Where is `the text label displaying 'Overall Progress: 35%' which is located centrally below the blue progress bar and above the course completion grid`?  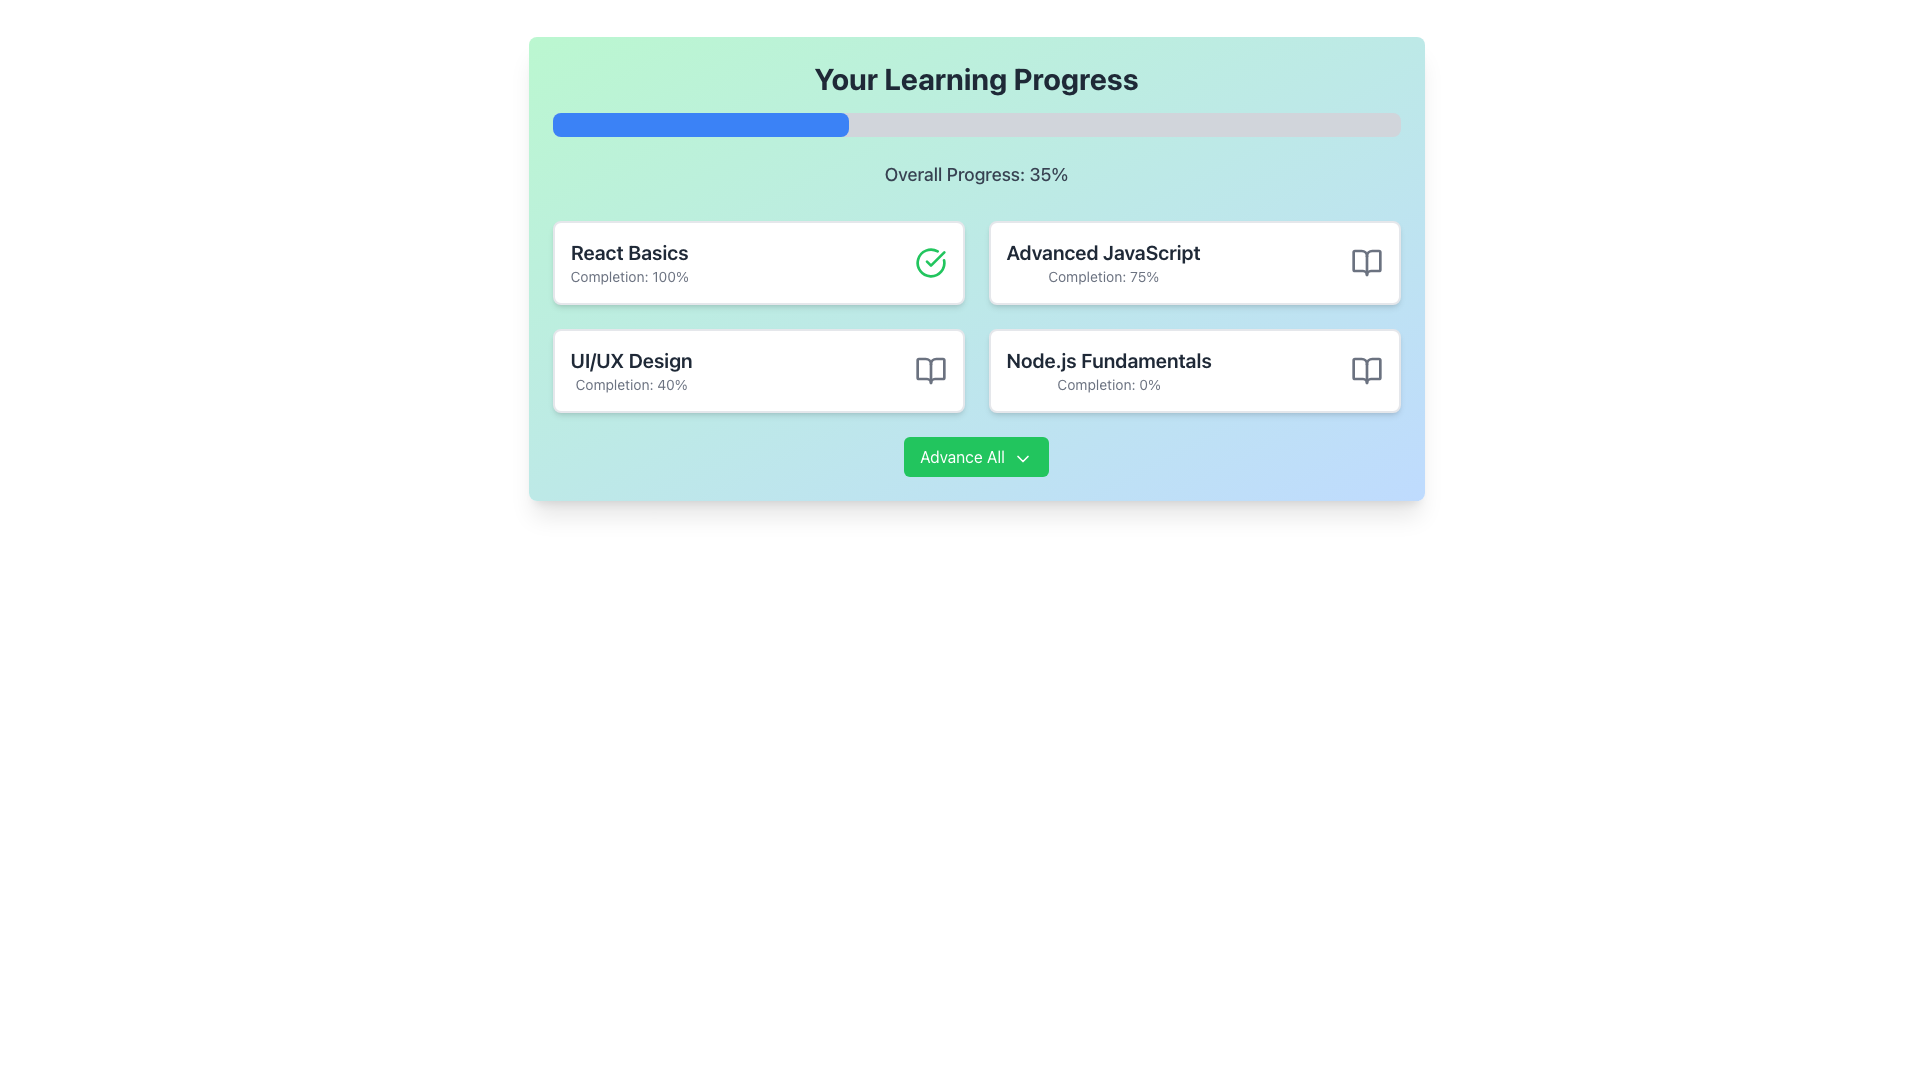 the text label displaying 'Overall Progress: 35%' which is located centrally below the blue progress bar and above the course completion grid is located at coordinates (976, 173).